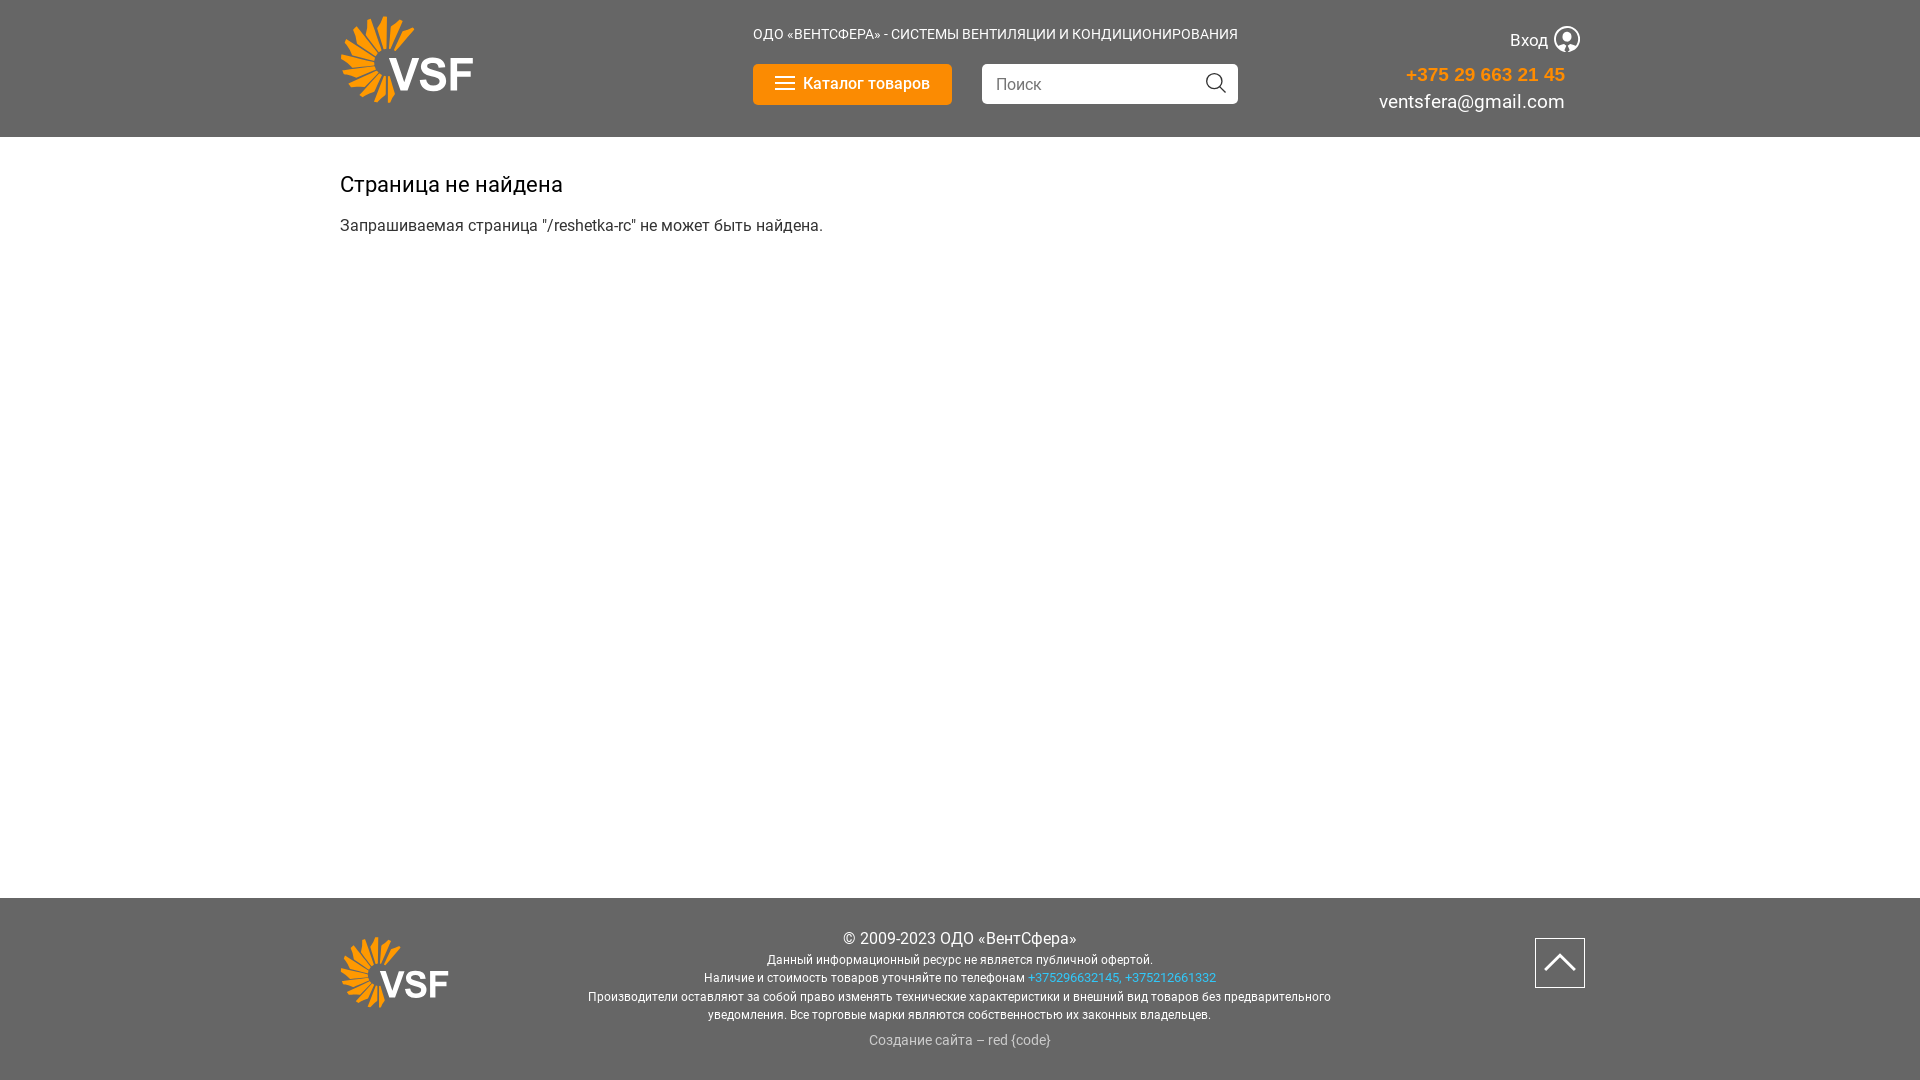 The image size is (1920, 1080). What do you see at coordinates (1170, 976) in the screenshot?
I see `'+375212661332'` at bounding box center [1170, 976].